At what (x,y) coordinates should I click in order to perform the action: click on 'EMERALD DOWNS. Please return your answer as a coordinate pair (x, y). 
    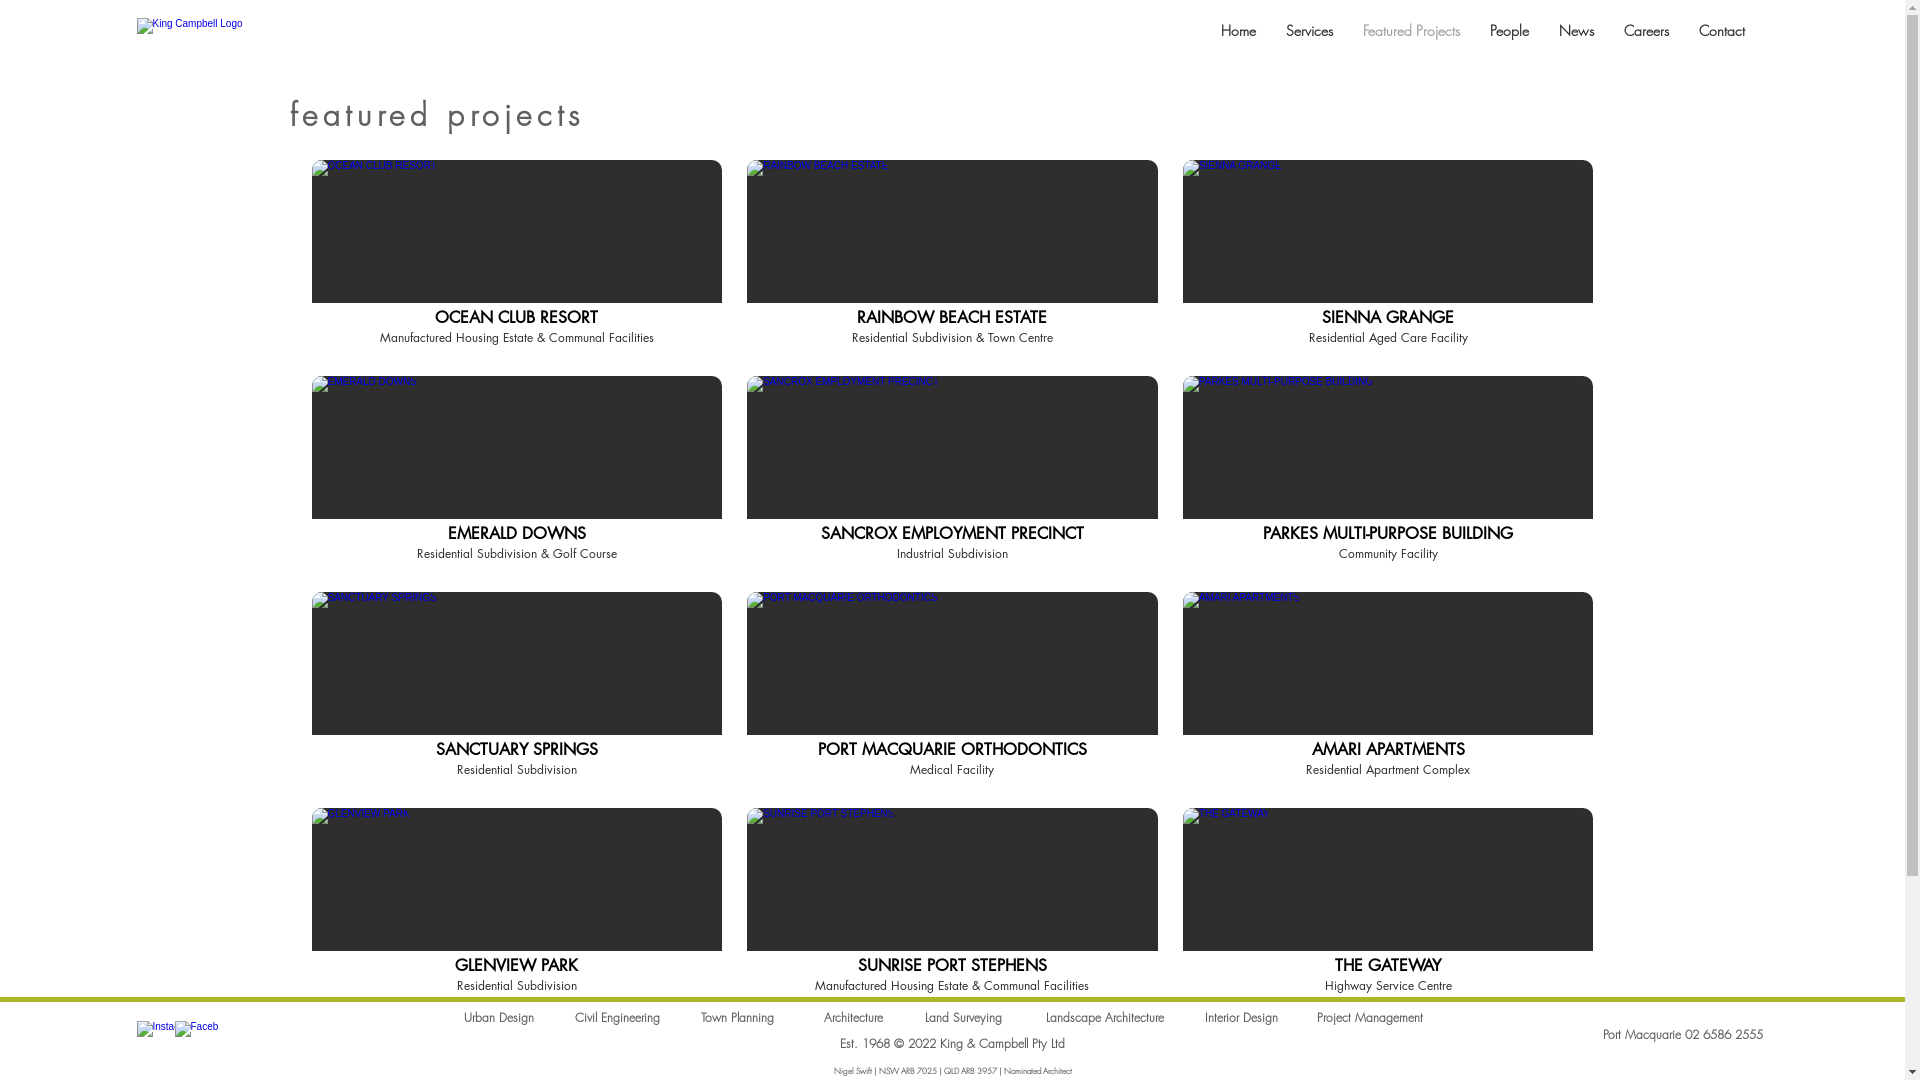
    Looking at the image, I should click on (517, 471).